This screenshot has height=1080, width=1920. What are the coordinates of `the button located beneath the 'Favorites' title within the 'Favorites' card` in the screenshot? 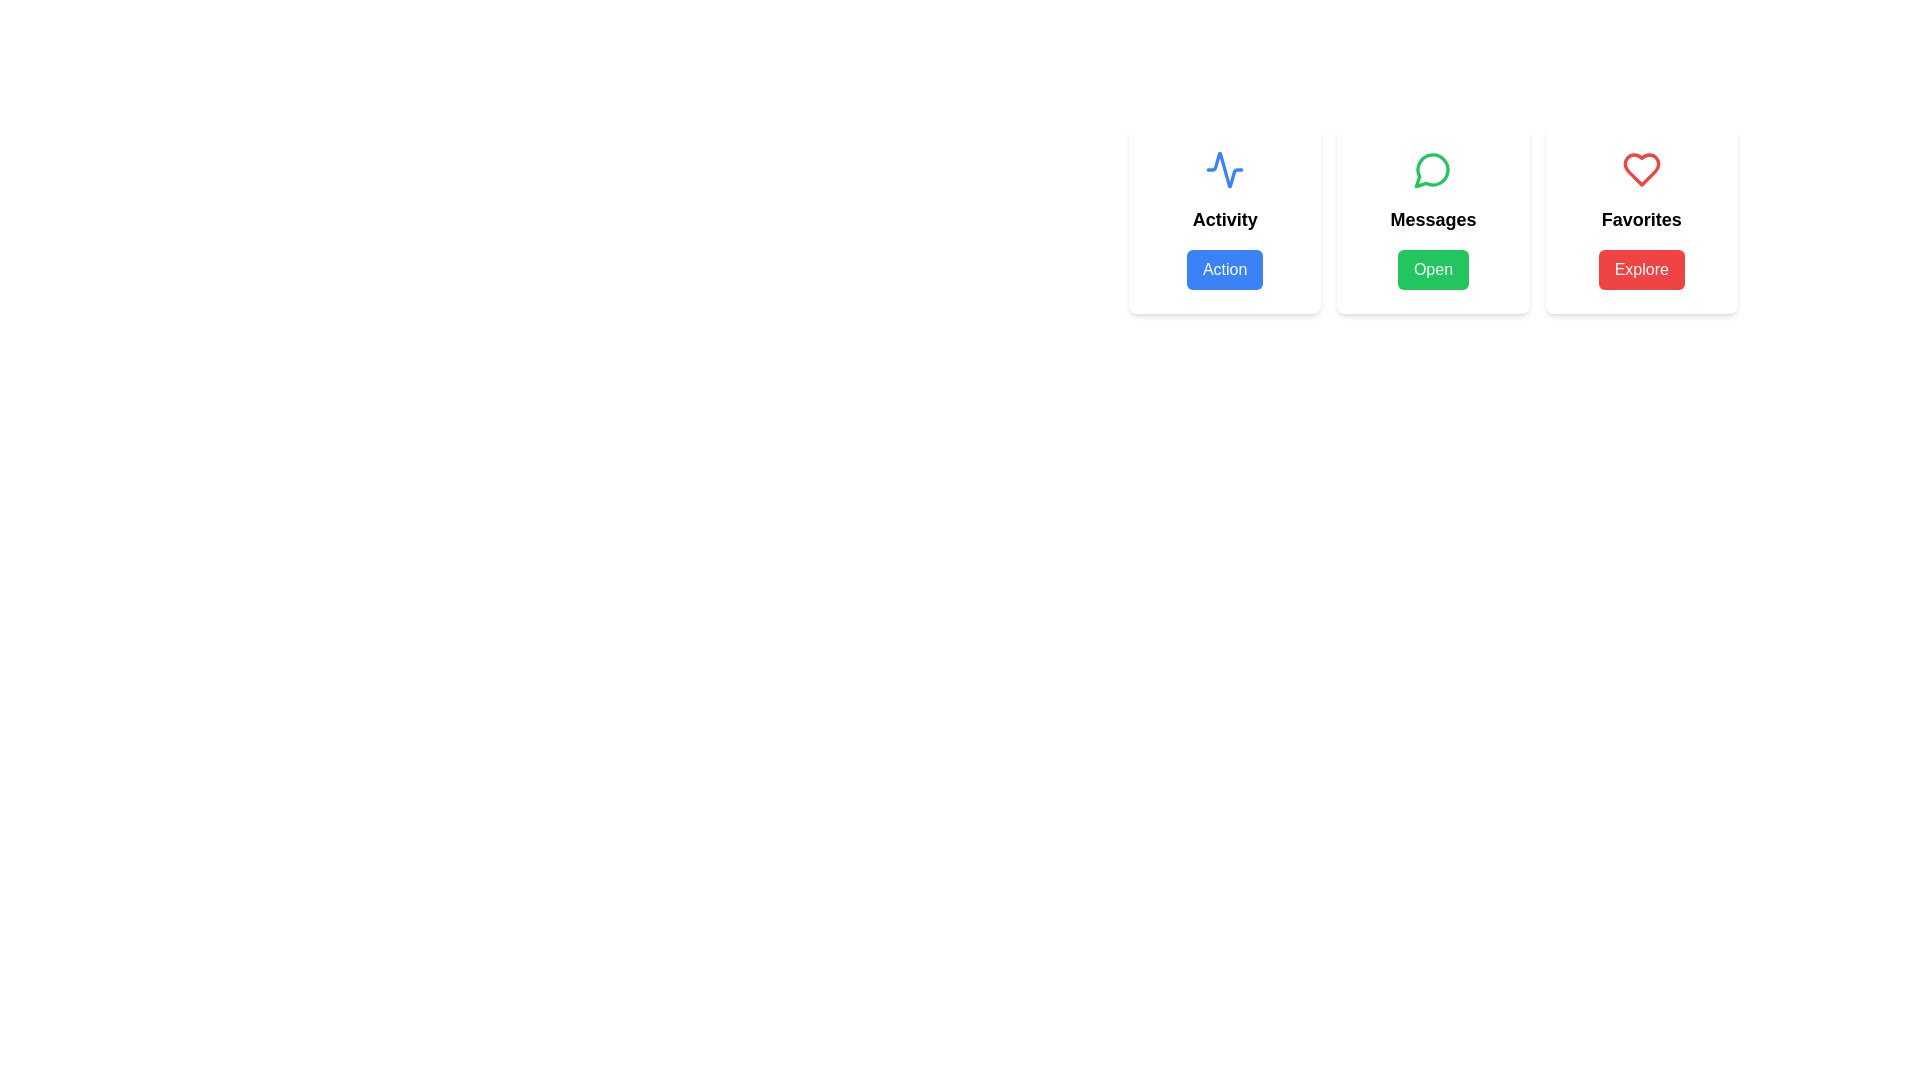 It's located at (1641, 270).